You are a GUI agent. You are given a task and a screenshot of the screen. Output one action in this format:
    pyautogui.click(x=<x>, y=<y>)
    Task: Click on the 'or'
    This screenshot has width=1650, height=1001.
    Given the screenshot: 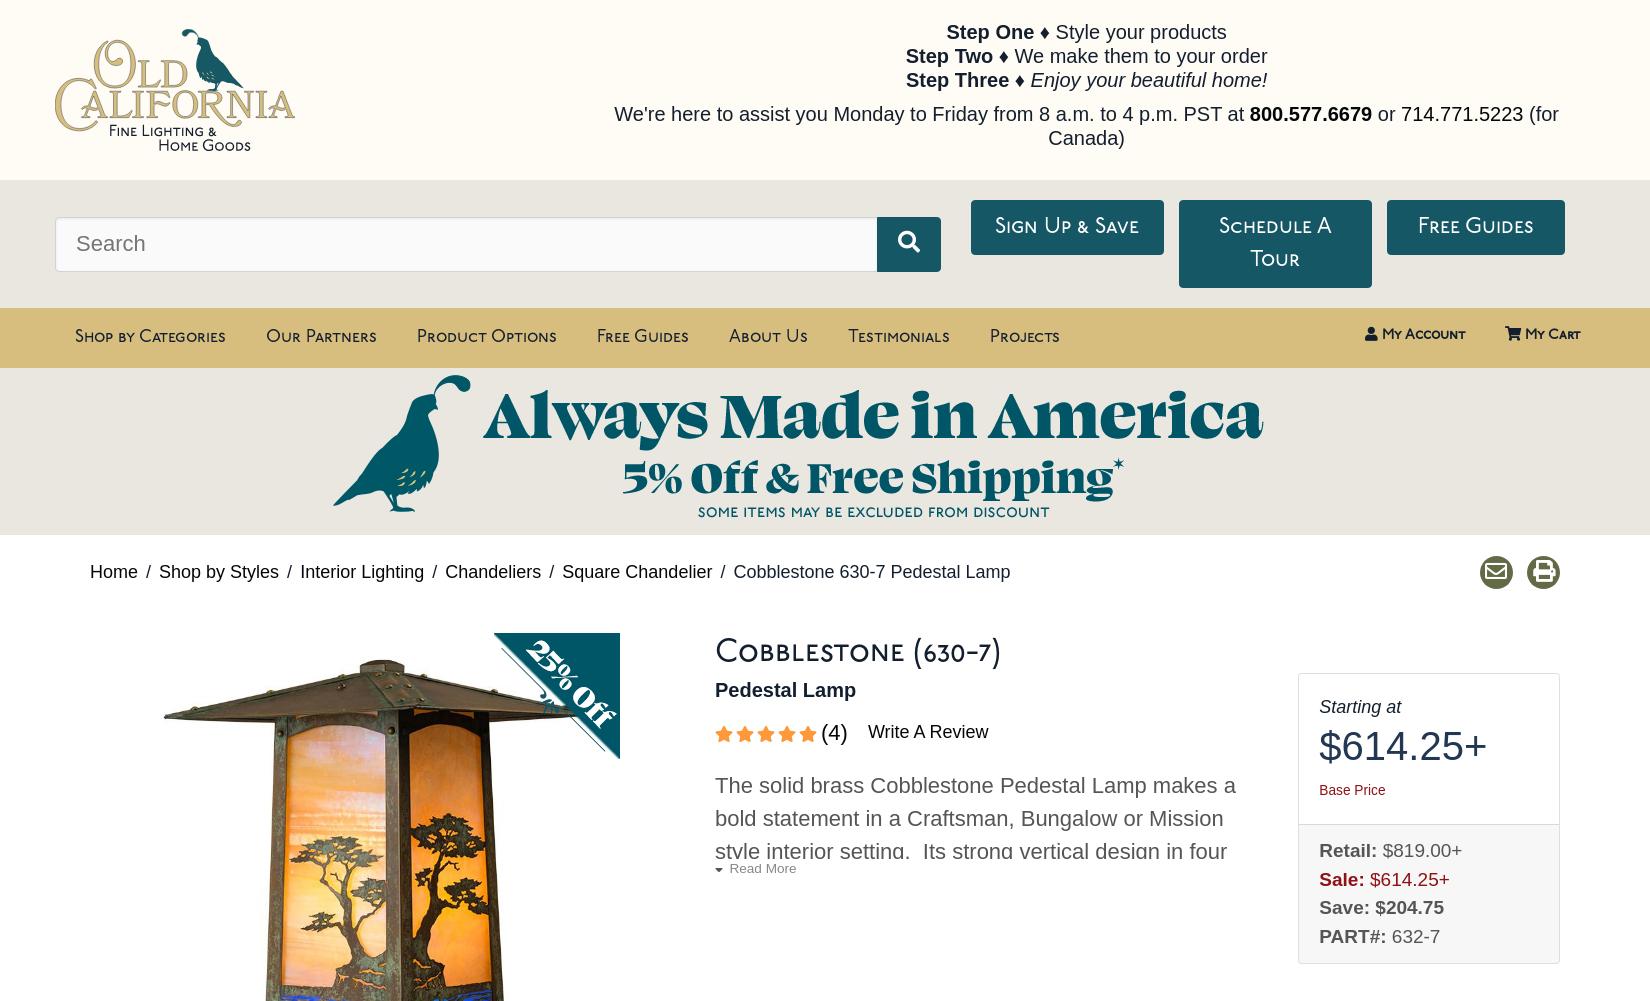 What is the action you would take?
    pyautogui.click(x=1385, y=113)
    